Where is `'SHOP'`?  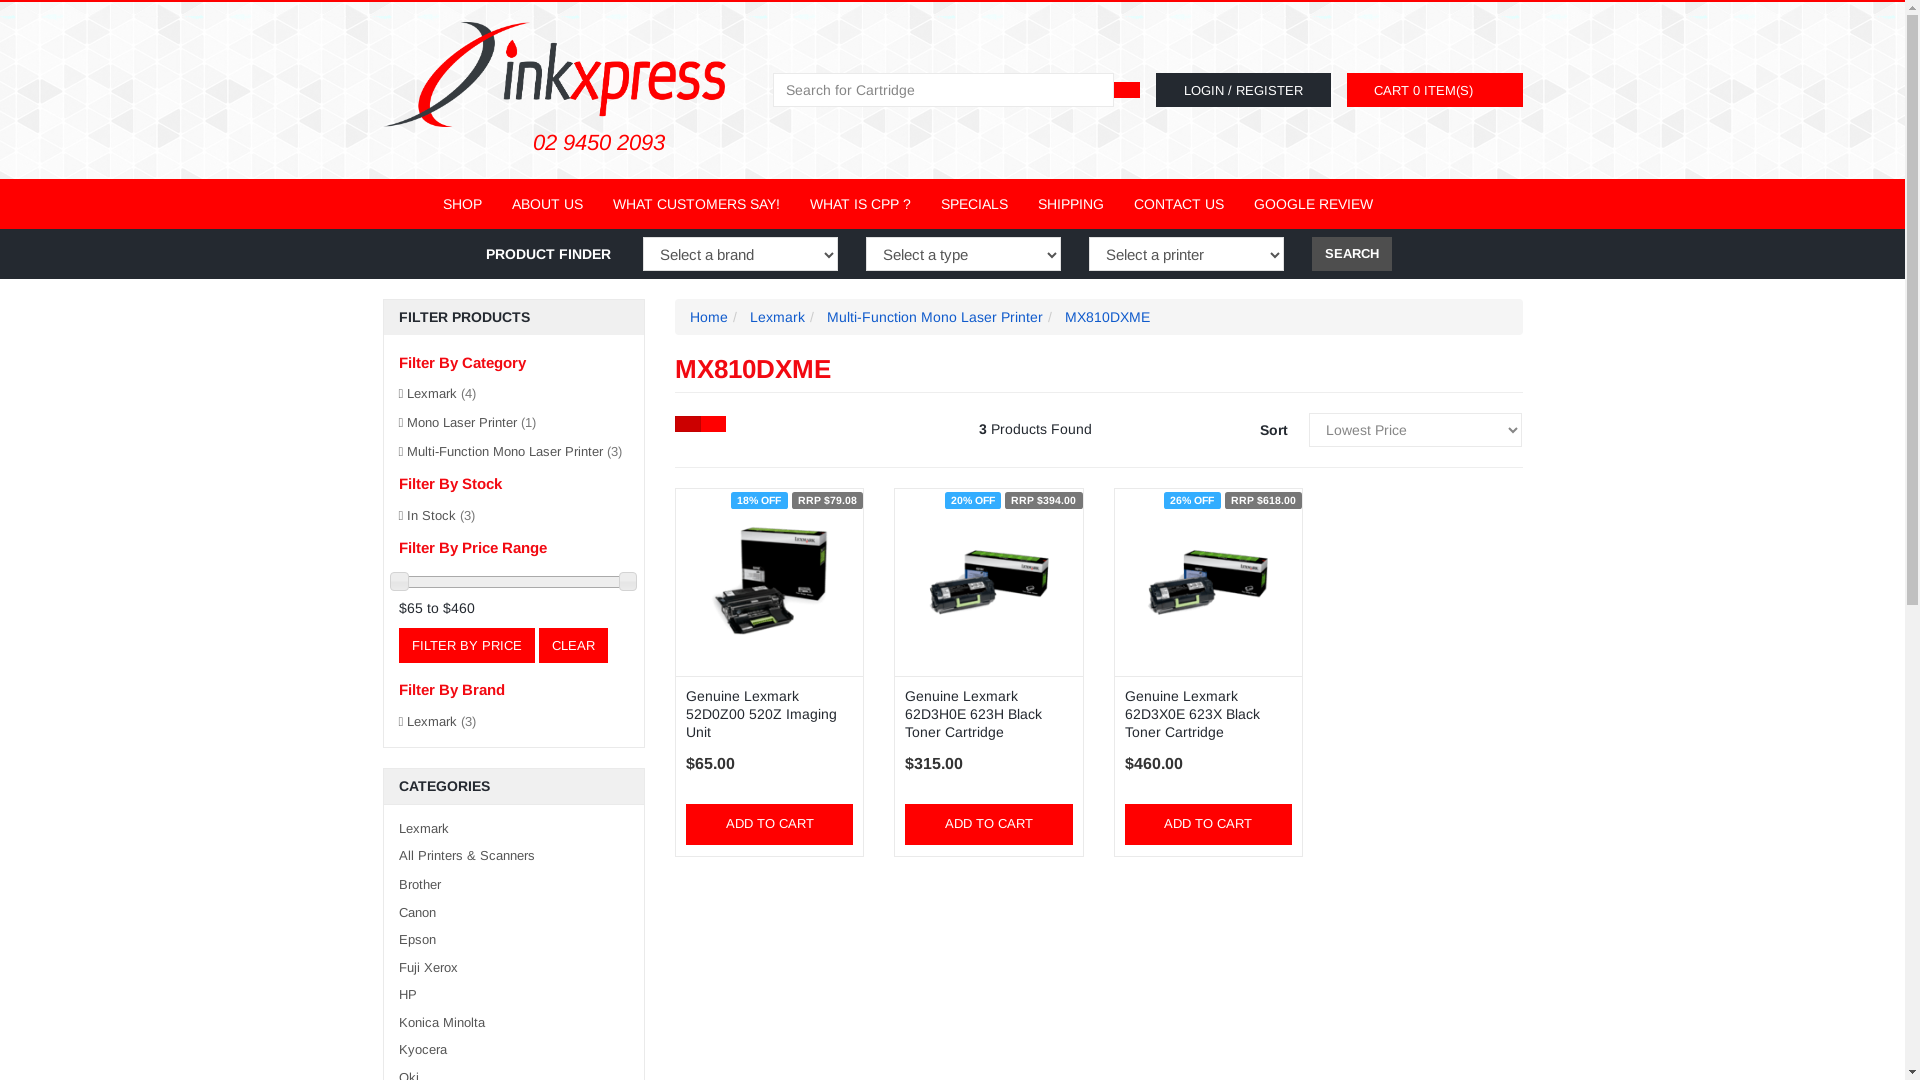 'SHOP' is located at coordinates (461, 204).